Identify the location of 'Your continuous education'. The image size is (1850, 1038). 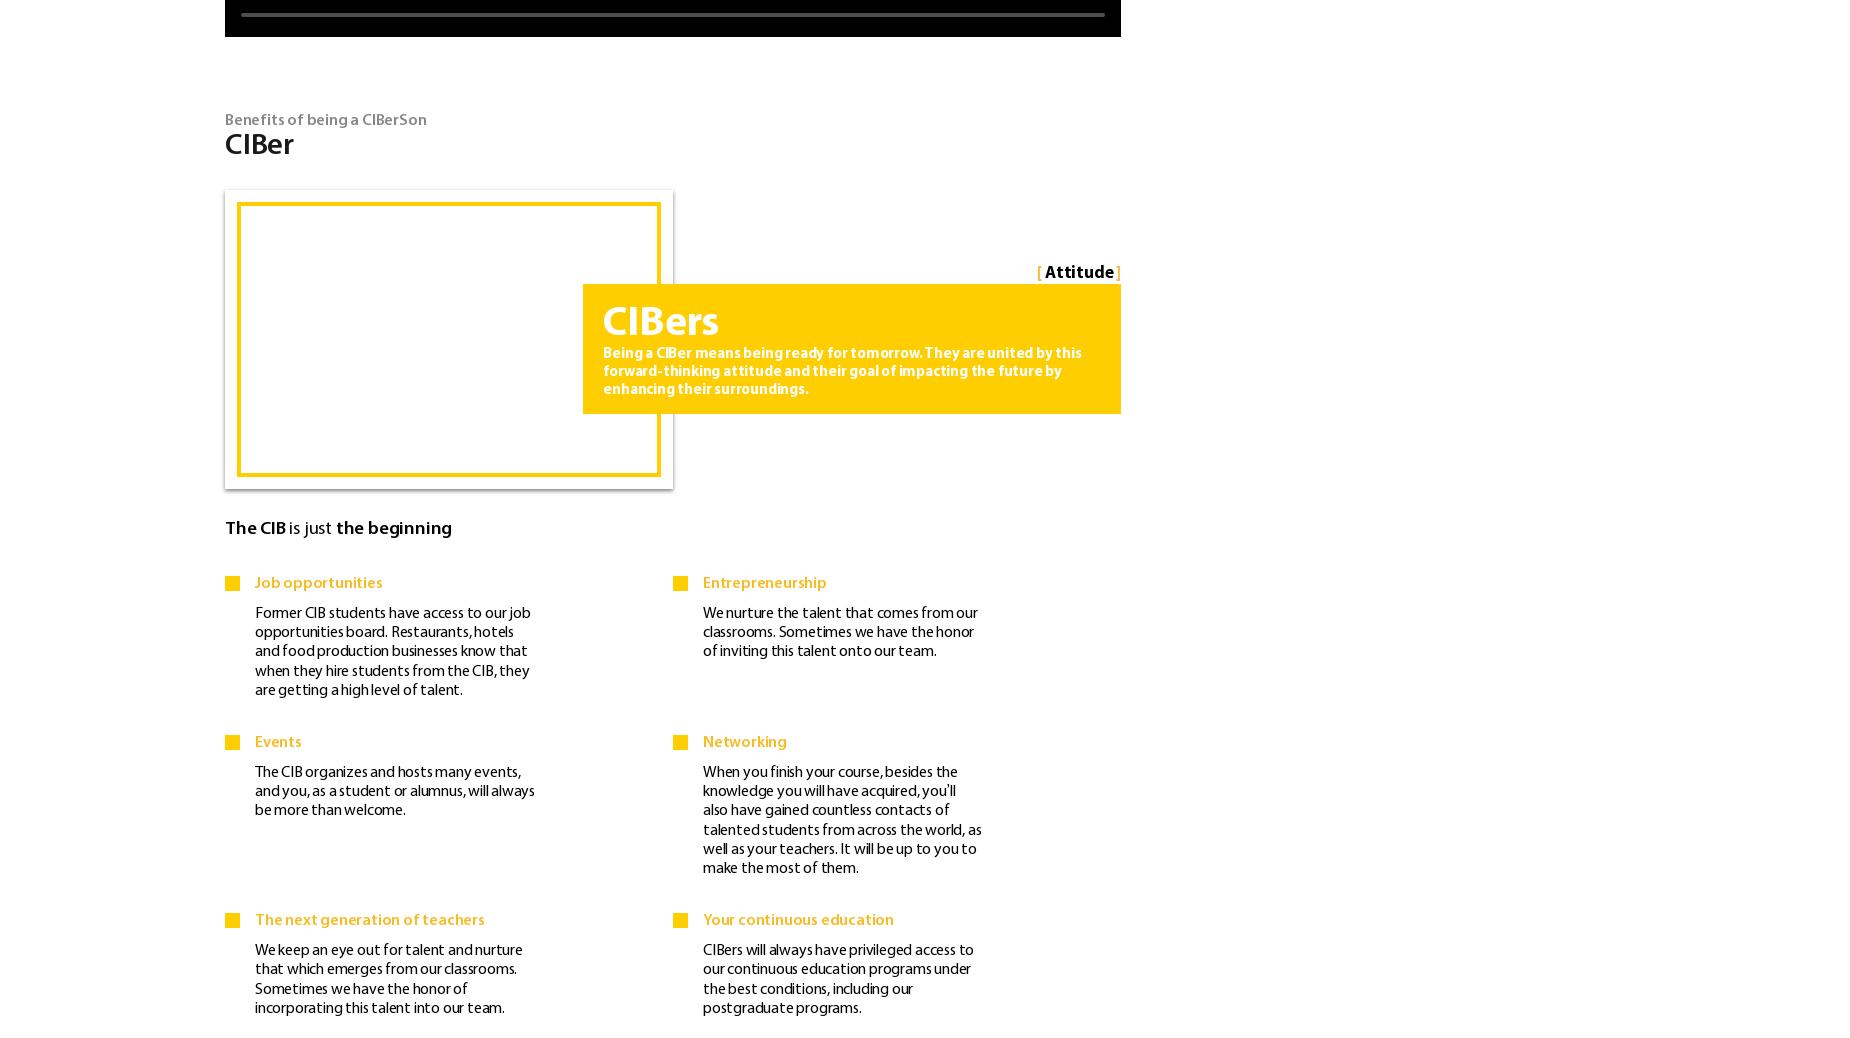
(798, 919).